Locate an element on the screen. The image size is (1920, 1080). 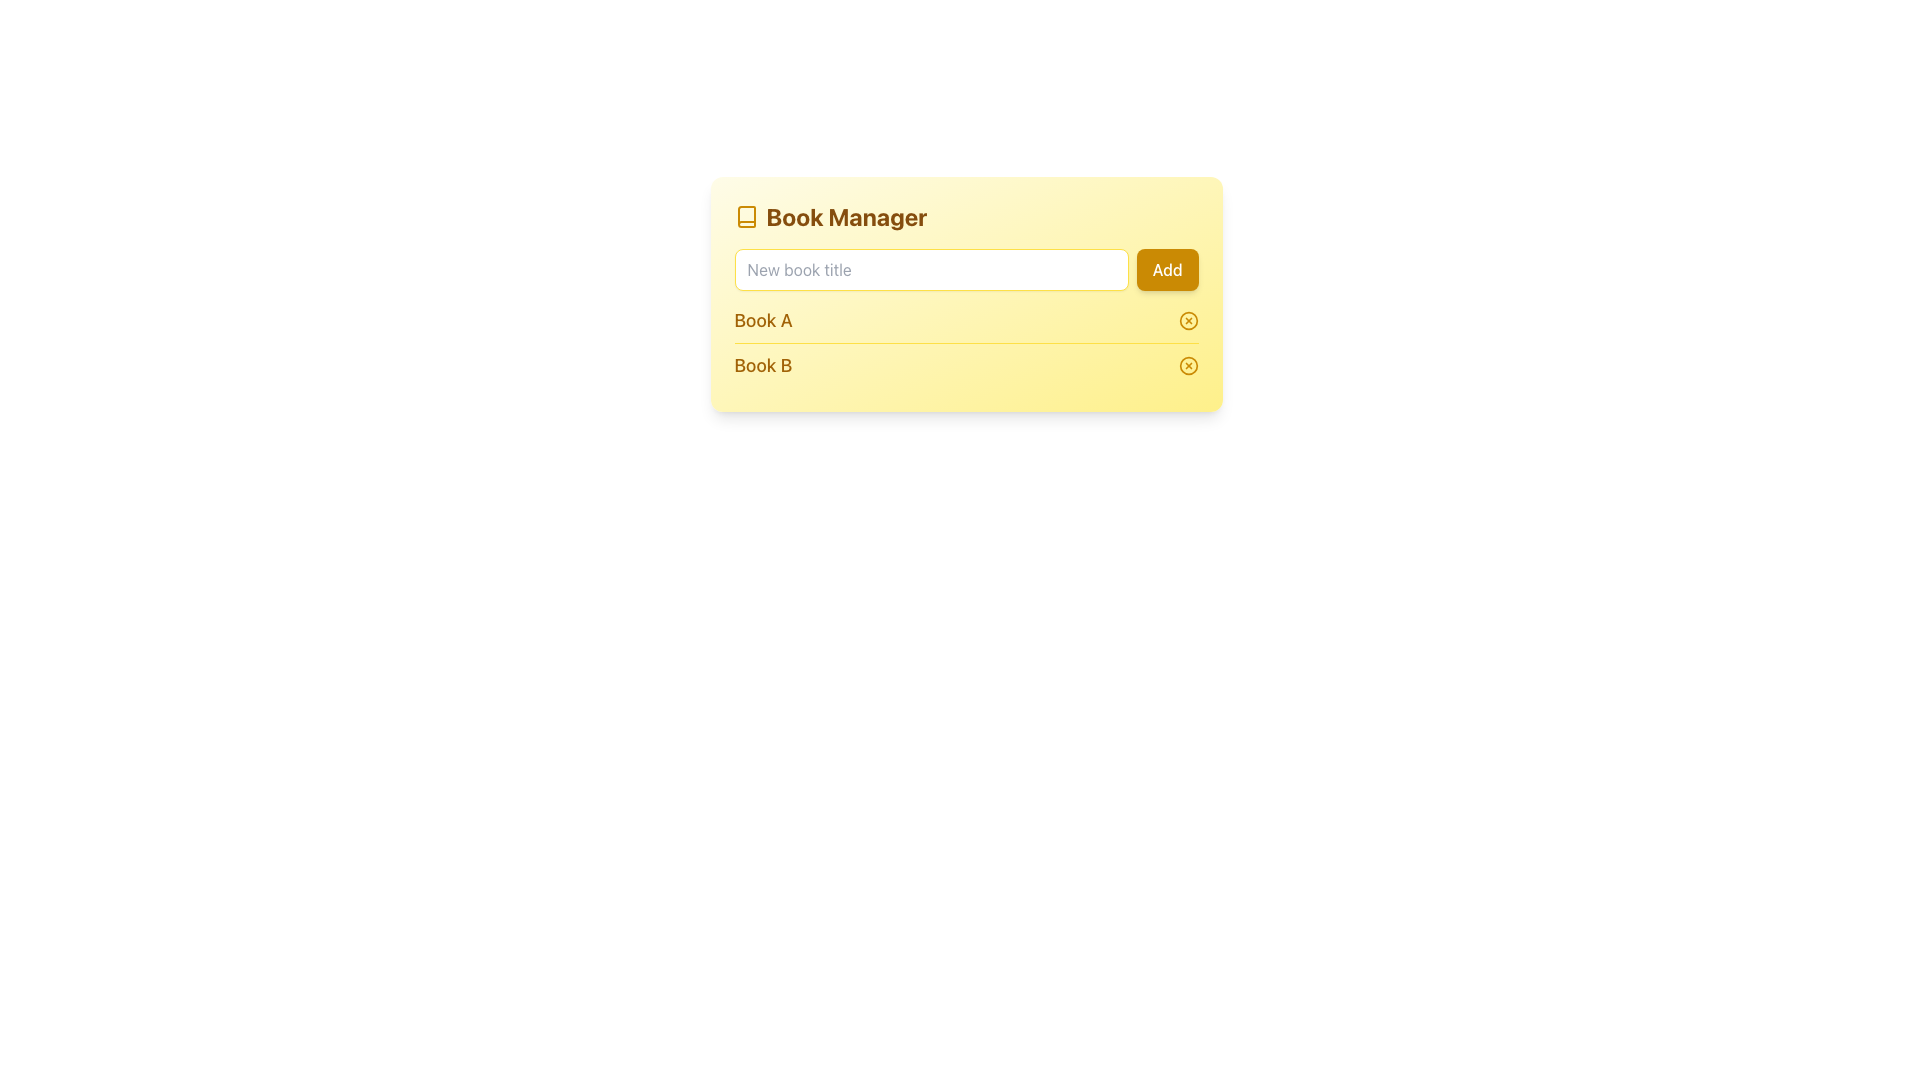
the label displaying 'Book A' in the yellow-themed interface located in the upper portion of the 'Book Manager' section is located at coordinates (762, 319).